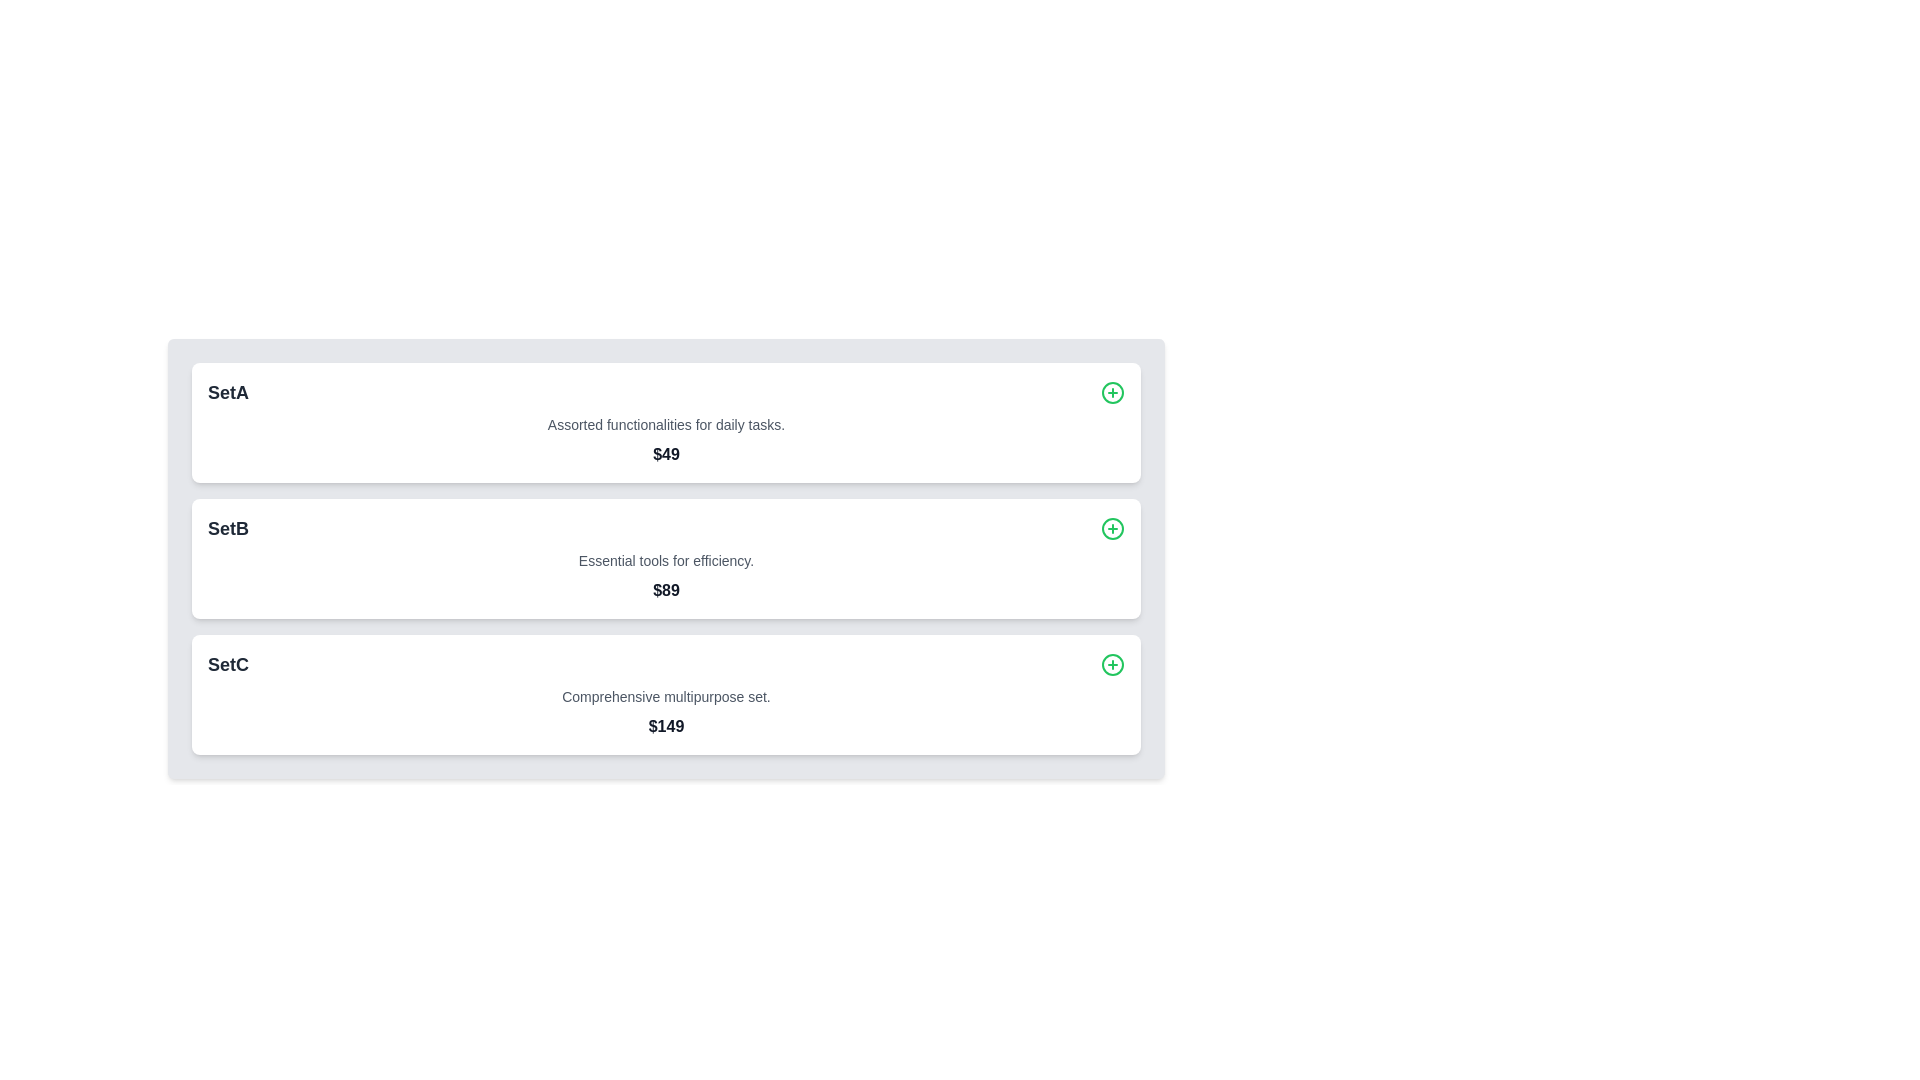 This screenshot has height=1080, width=1920. What do you see at coordinates (1112, 664) in the screenshot?
I see `the green circular SVG element that is part of the icon containing a '+' symbol, positioned beneath the '$149' price tag associated with the 'SetC' item` at bounding box center [1112, 664].